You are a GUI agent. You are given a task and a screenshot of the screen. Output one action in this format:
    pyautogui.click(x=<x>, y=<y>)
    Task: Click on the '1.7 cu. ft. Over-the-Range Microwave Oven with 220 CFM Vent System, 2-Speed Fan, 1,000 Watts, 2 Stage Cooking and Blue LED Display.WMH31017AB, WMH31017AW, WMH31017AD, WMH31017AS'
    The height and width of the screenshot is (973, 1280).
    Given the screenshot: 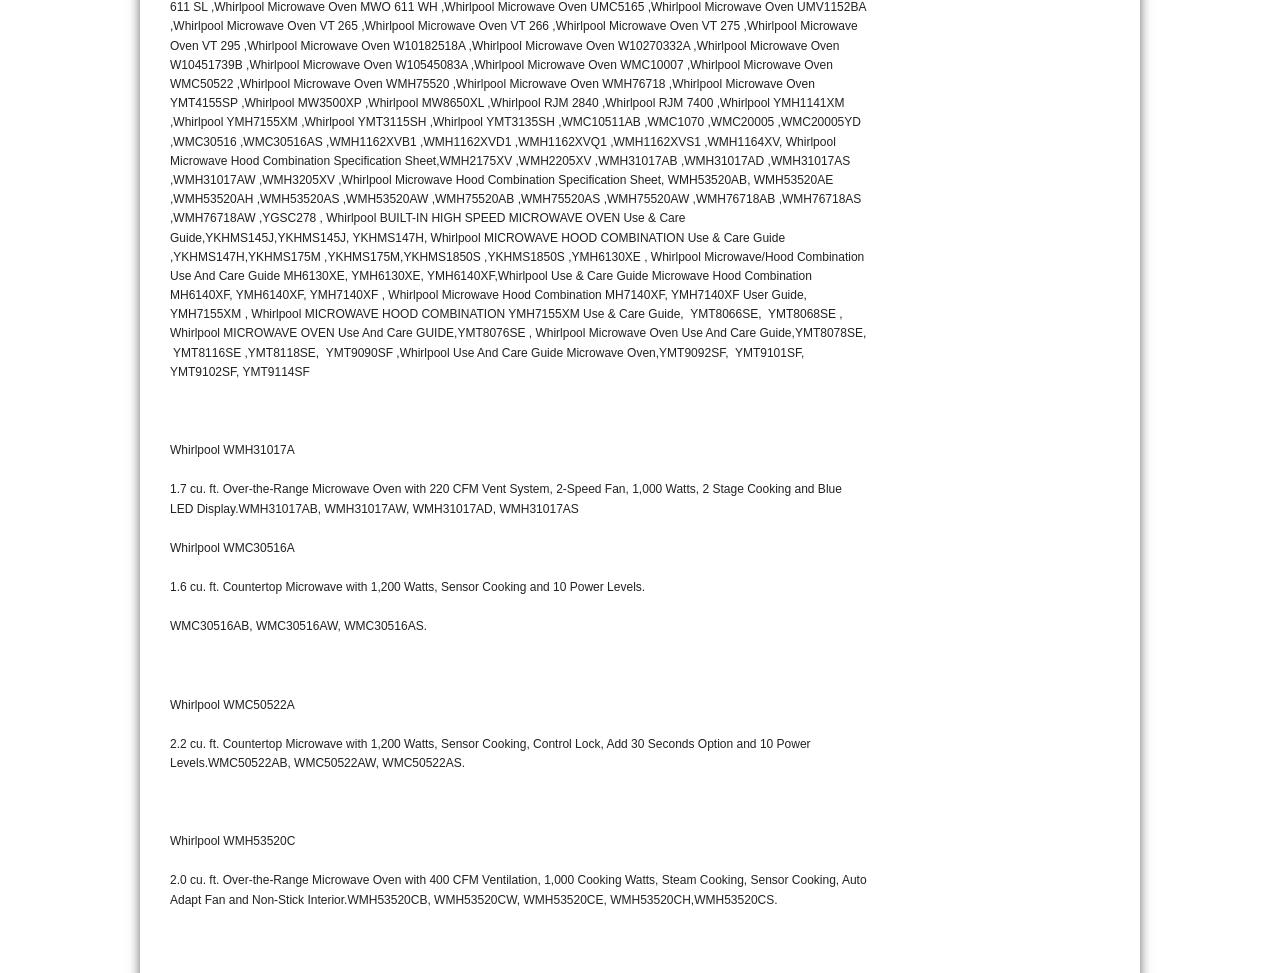 What is the action you would take?
    pyautogui.click(x=505, y=497)
    